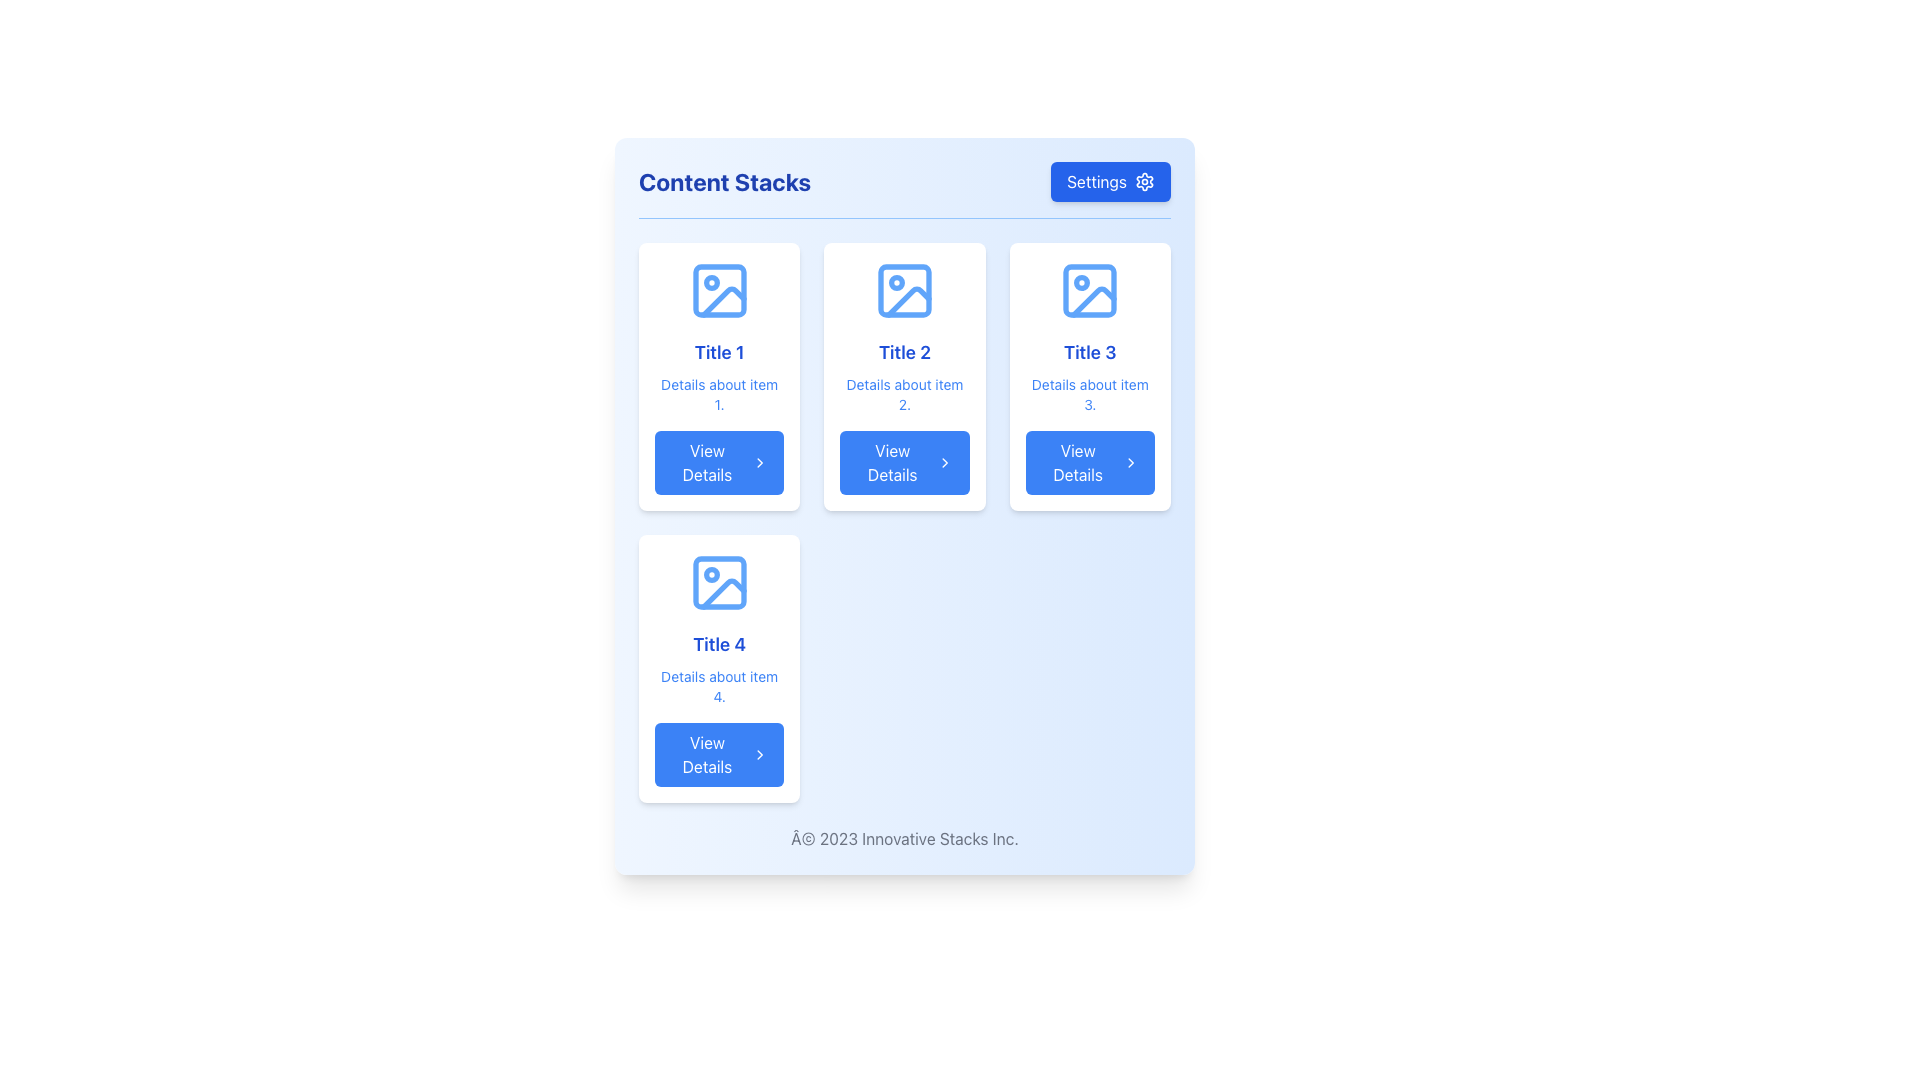 Image resolution: width=1920 pixels, height=1080 pixels. I want to click on the static text label providing additional descriptive information about the item titled 'Title 2', located within the card in the second column of the top row, so click(903, 394).